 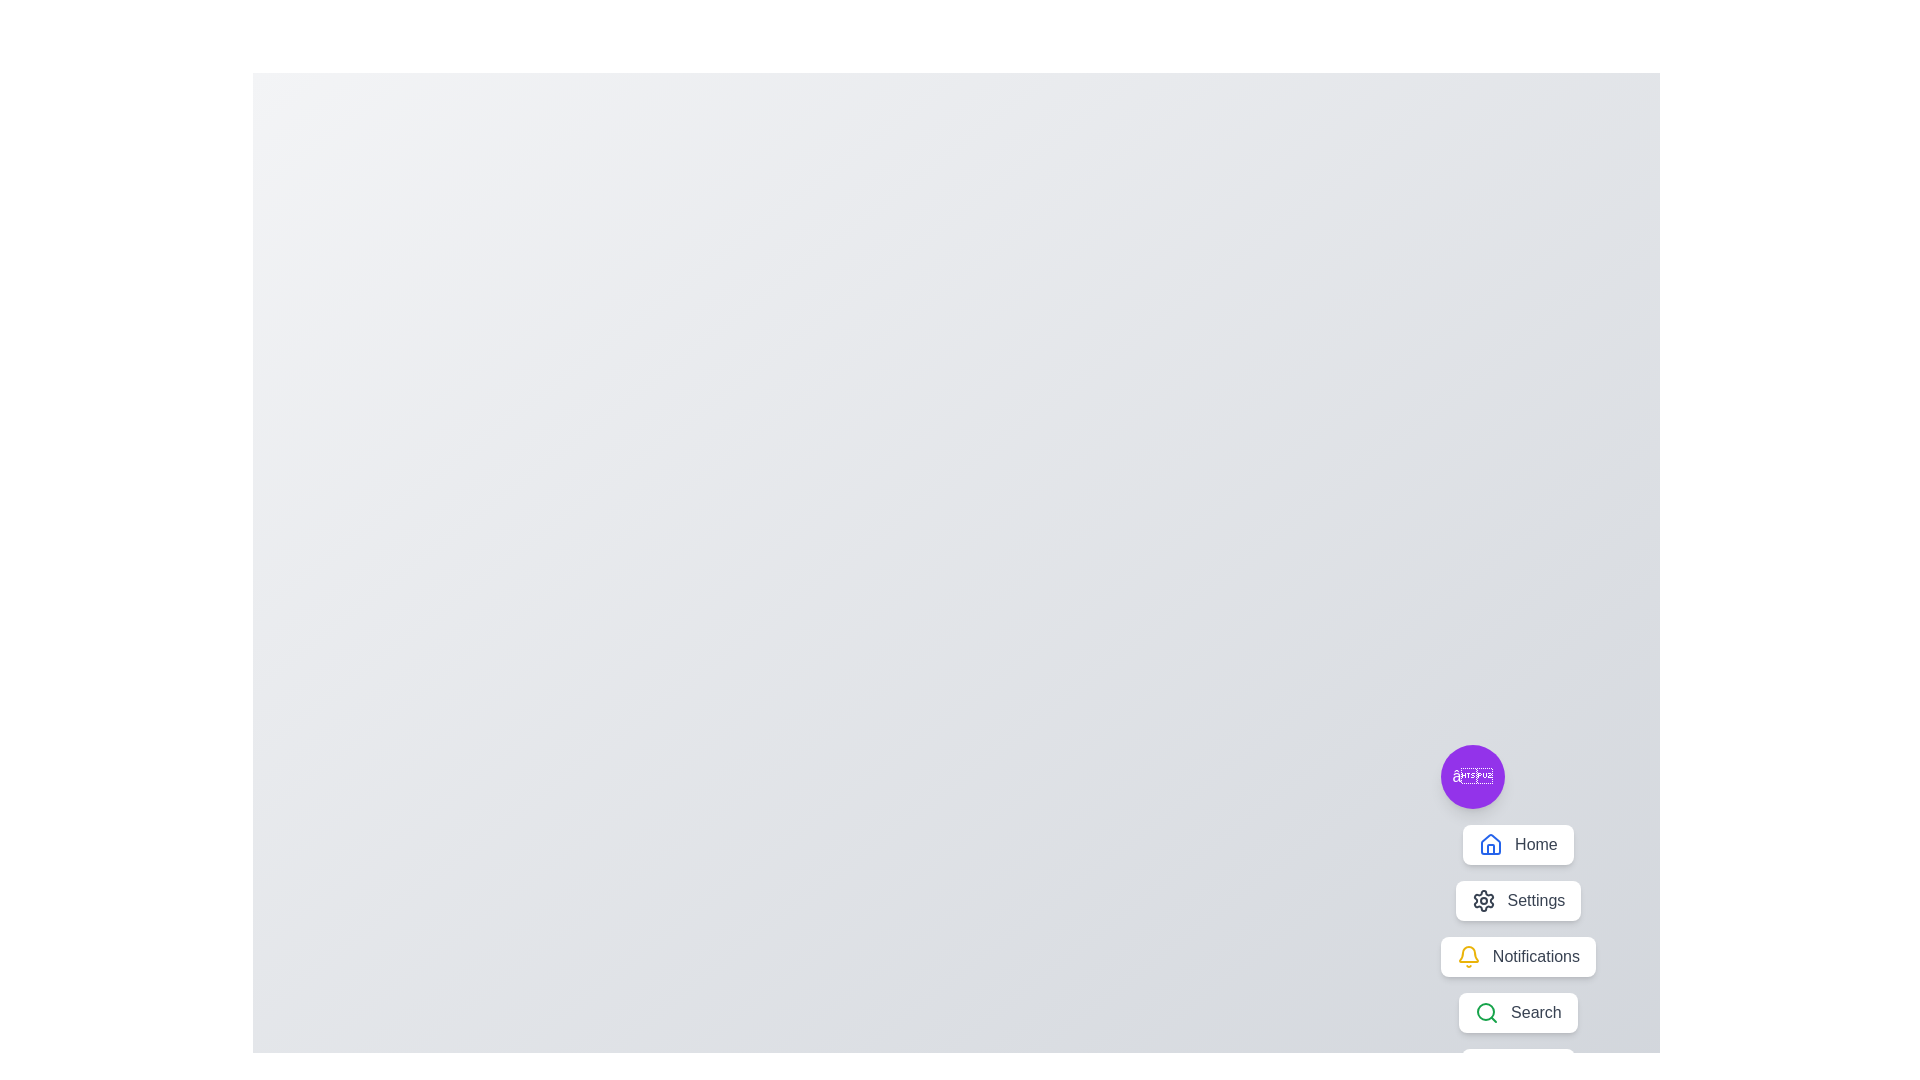 I want to click on the purple circular button to toggle the visibility of the speed dial menu, so click(x=1472, y=775).